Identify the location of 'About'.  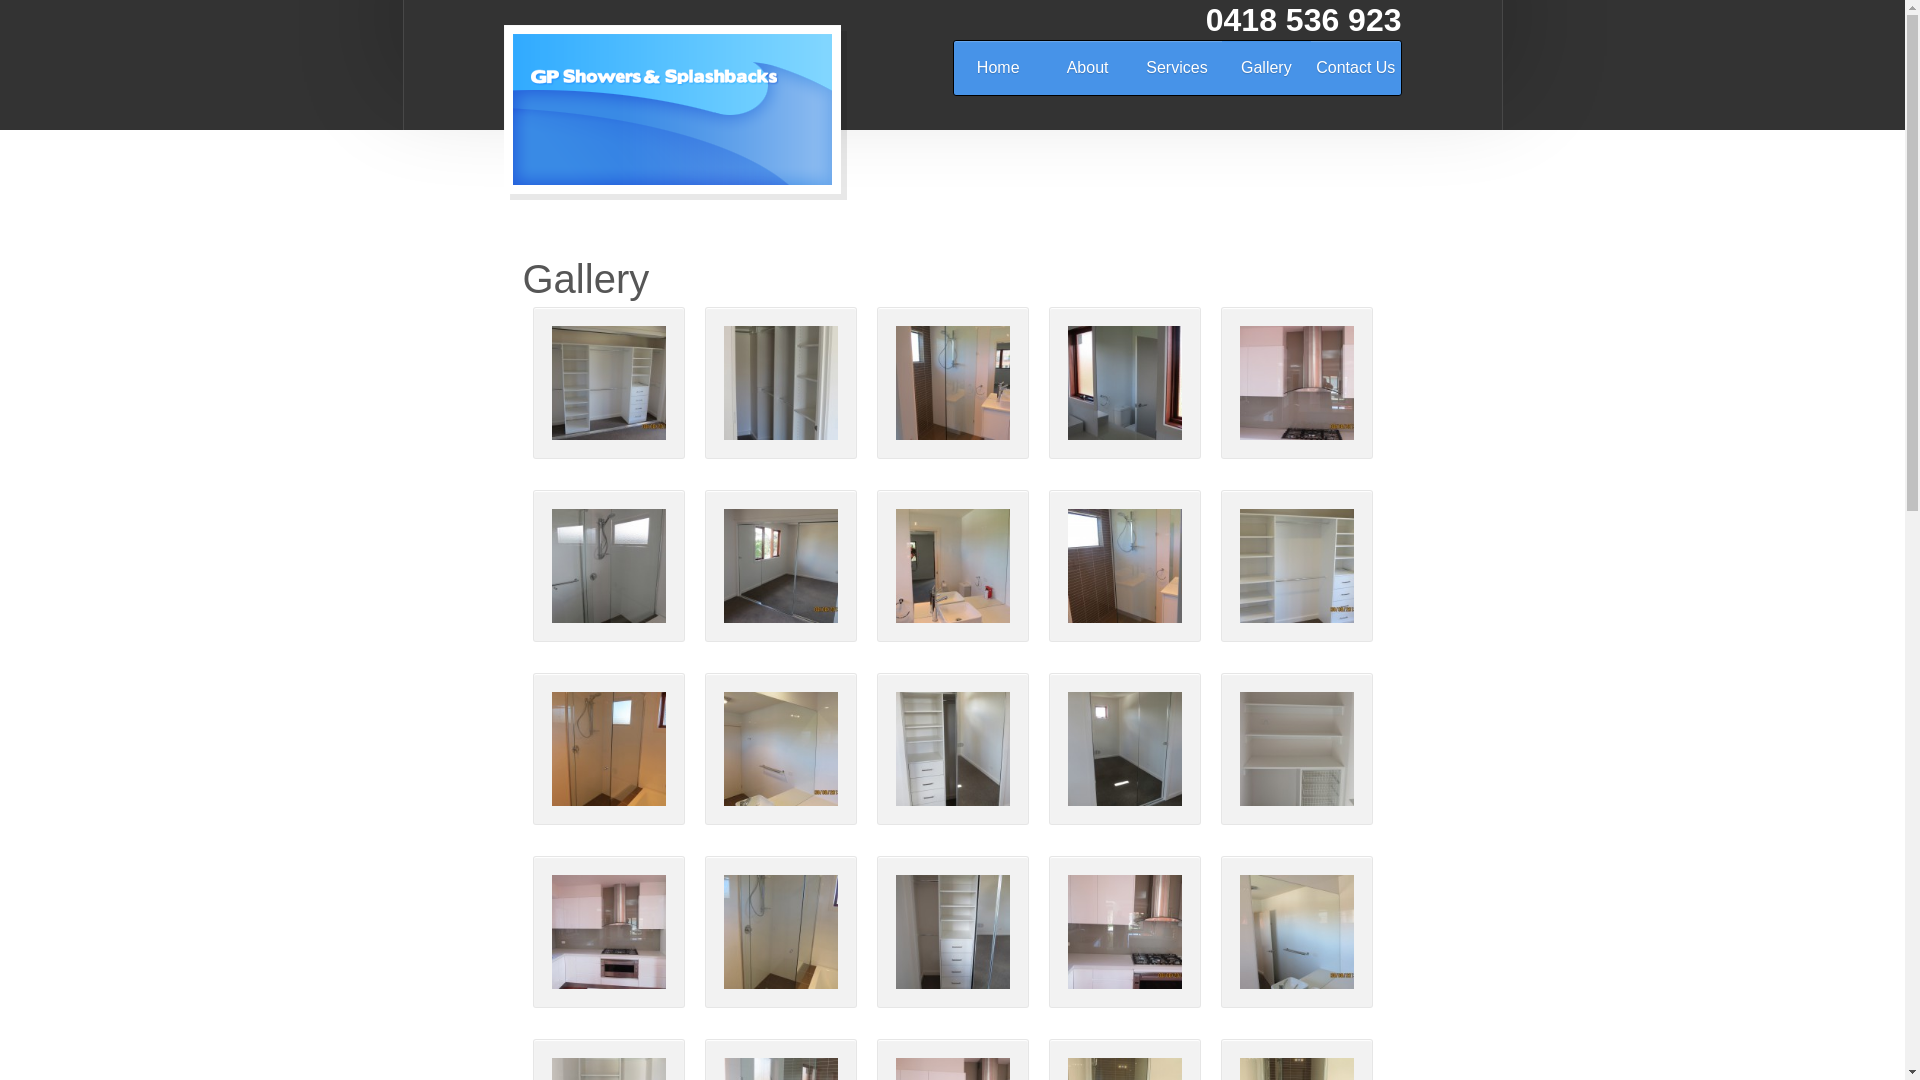
(1086, 67).